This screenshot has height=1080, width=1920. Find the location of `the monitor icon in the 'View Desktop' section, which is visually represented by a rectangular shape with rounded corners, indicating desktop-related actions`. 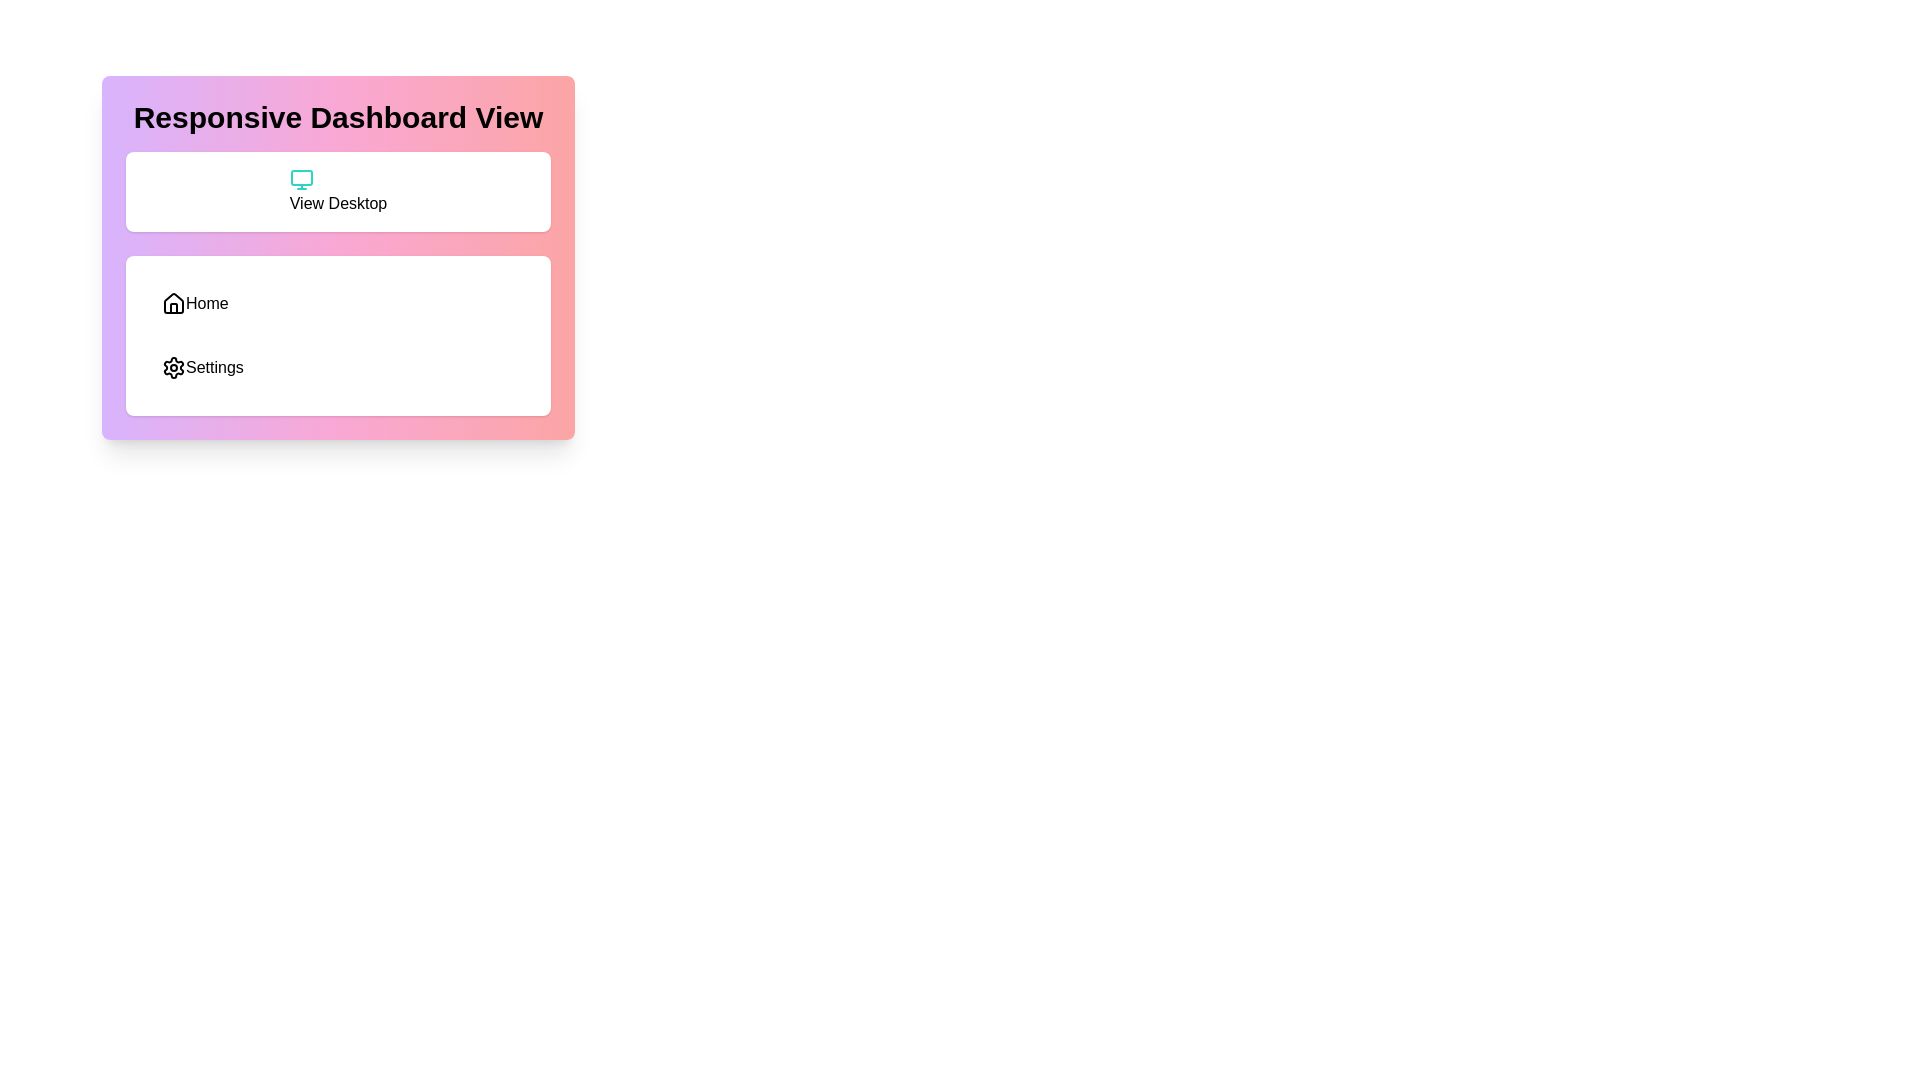

the monitor icon in the 'View Desktop' section, which is visually represented by a rectangular shape with rounded corners, indicating desktop-related actions is located at coordinates (300, 176).